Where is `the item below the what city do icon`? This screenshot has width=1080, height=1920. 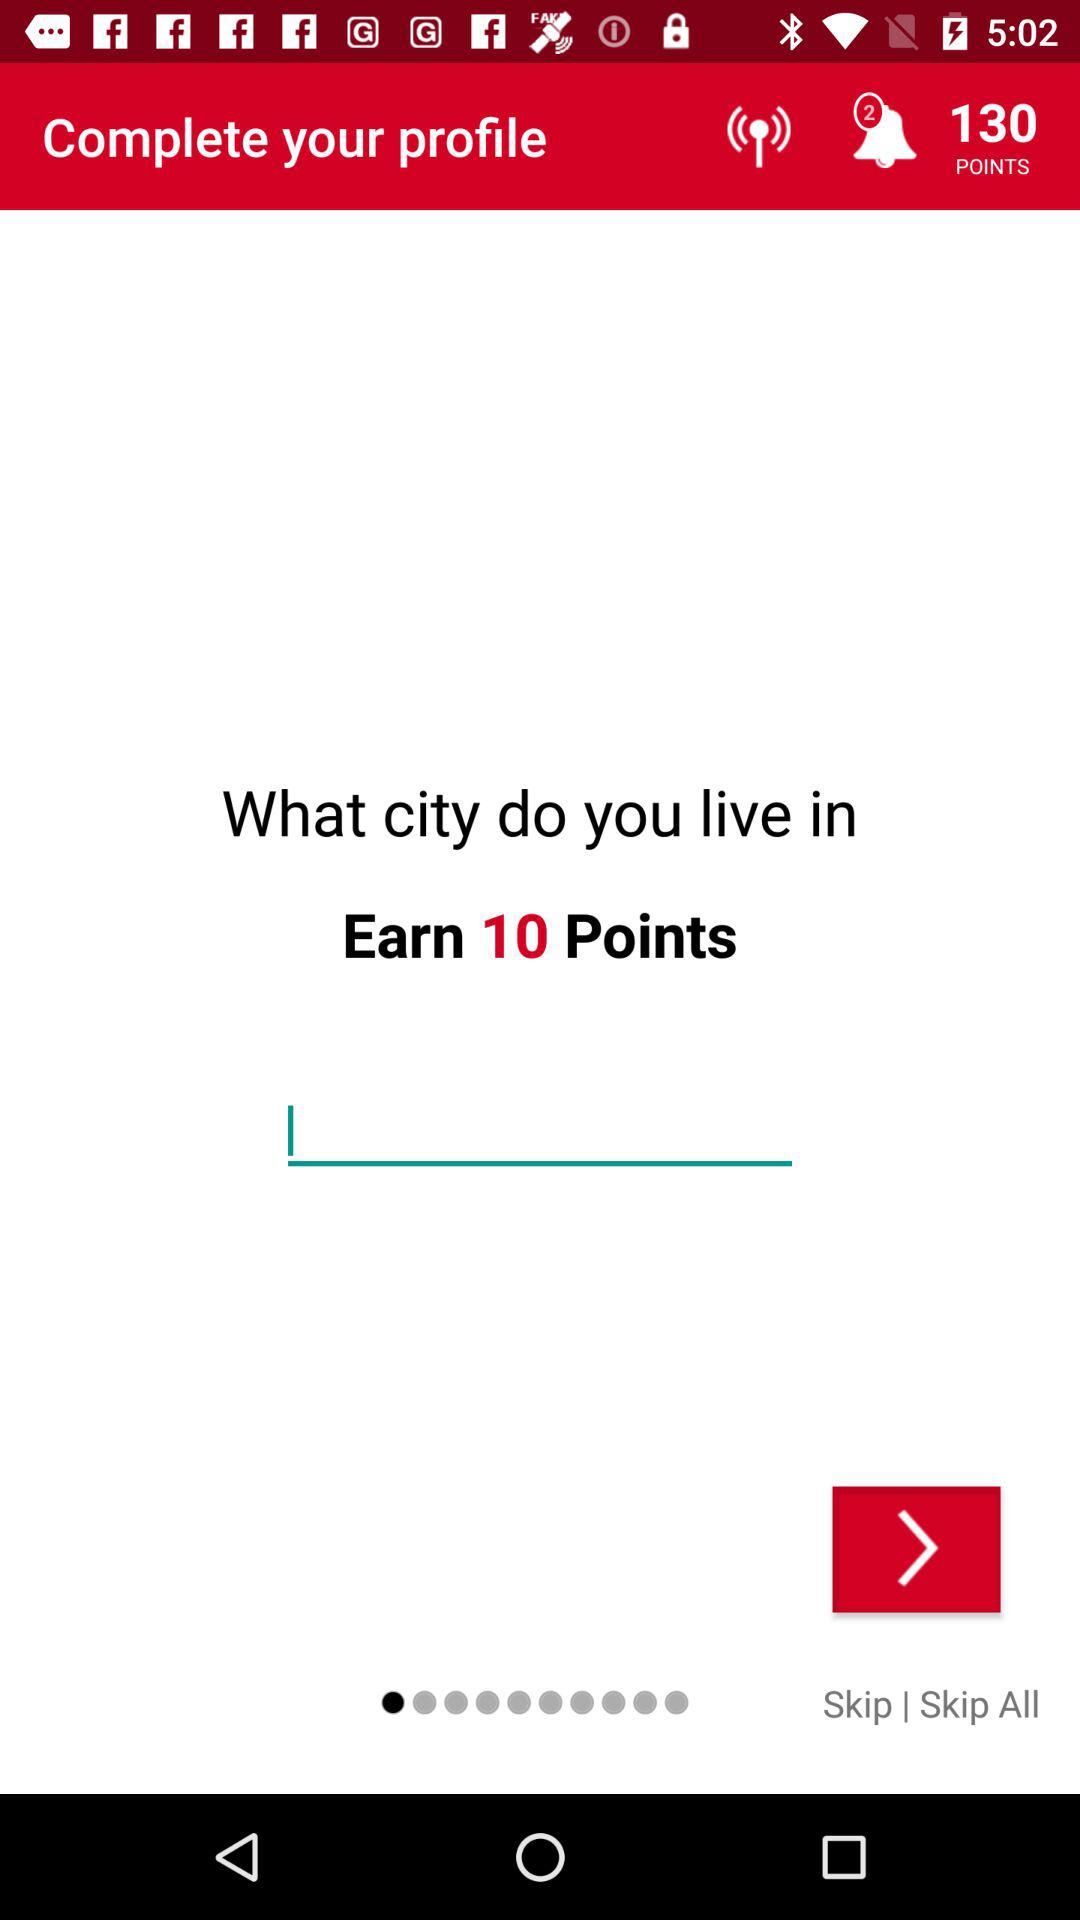 the item below the what city do icon is located at coordinates (916, 1548).